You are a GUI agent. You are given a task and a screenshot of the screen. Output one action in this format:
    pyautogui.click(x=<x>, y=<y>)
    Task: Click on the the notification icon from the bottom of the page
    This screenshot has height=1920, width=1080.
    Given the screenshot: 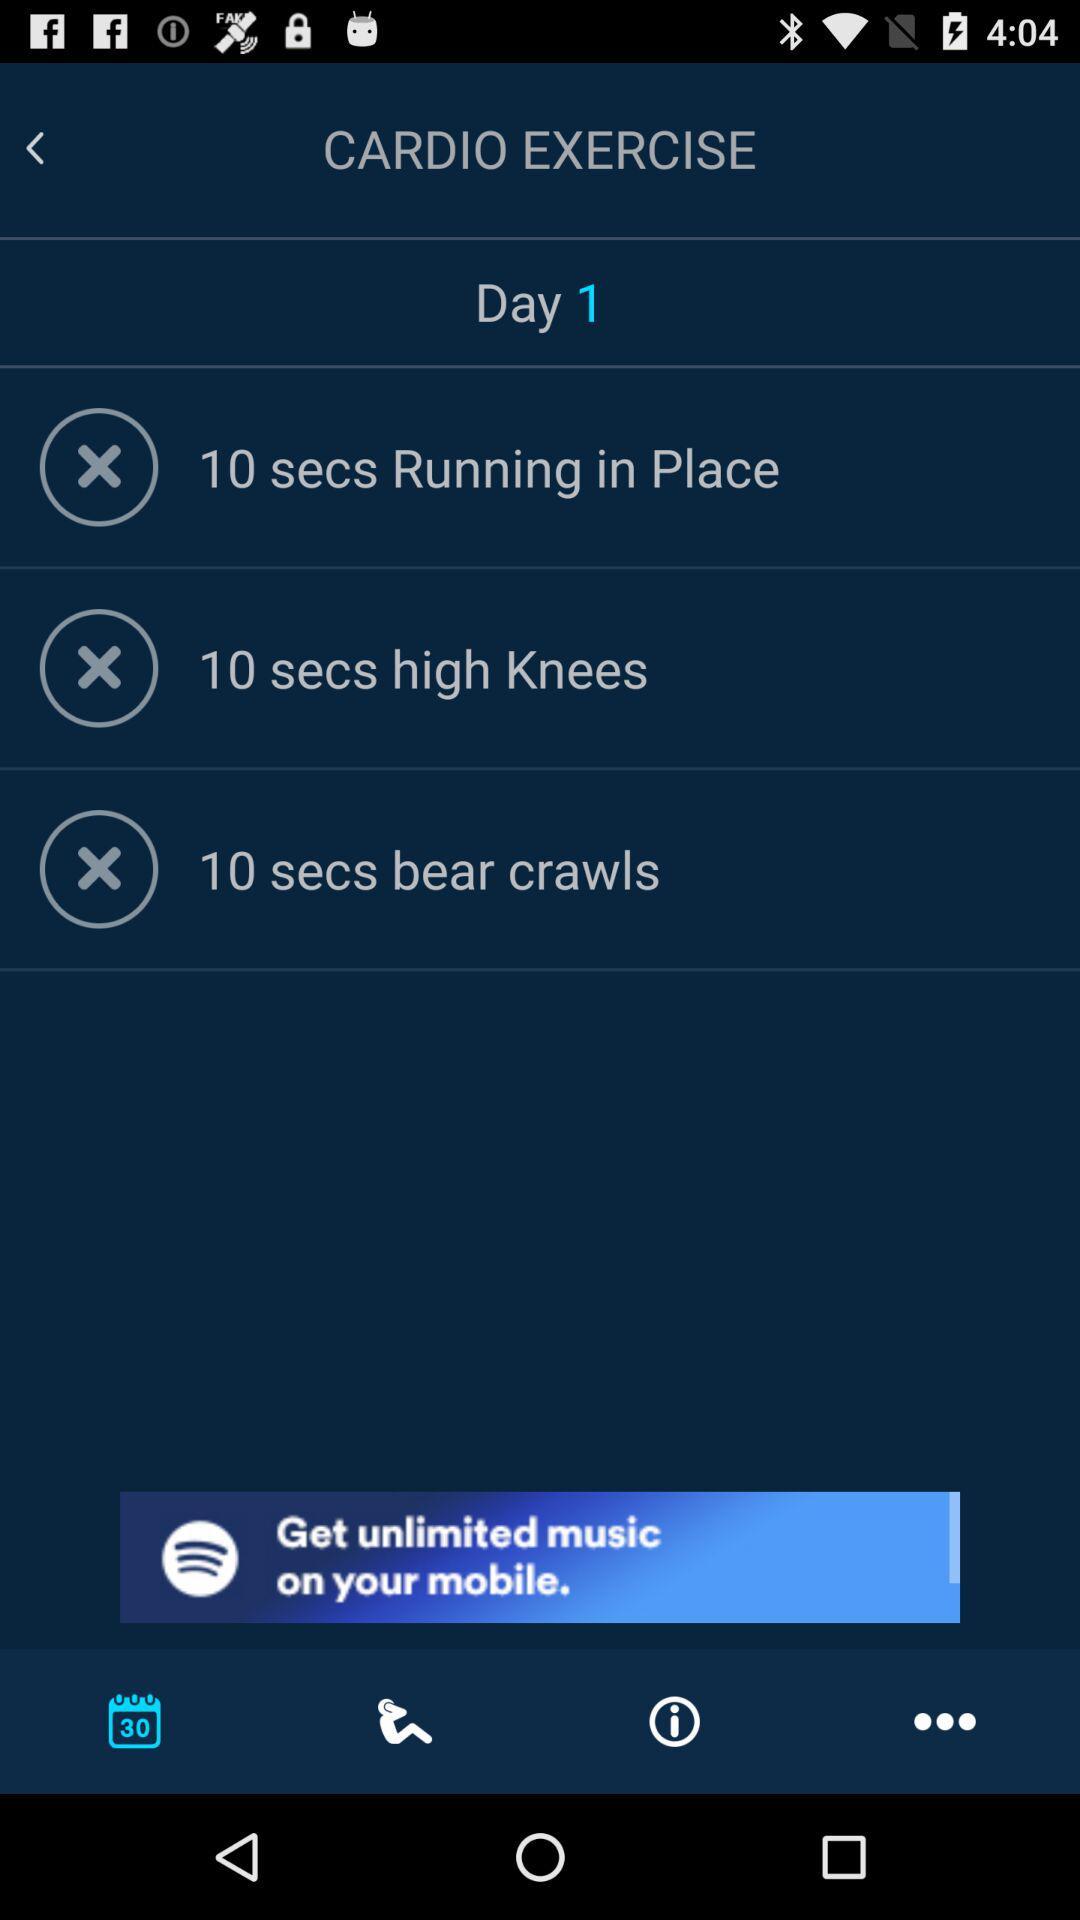 What is the action you would take?
    pyautogui.click(x=675, y=1721)
    